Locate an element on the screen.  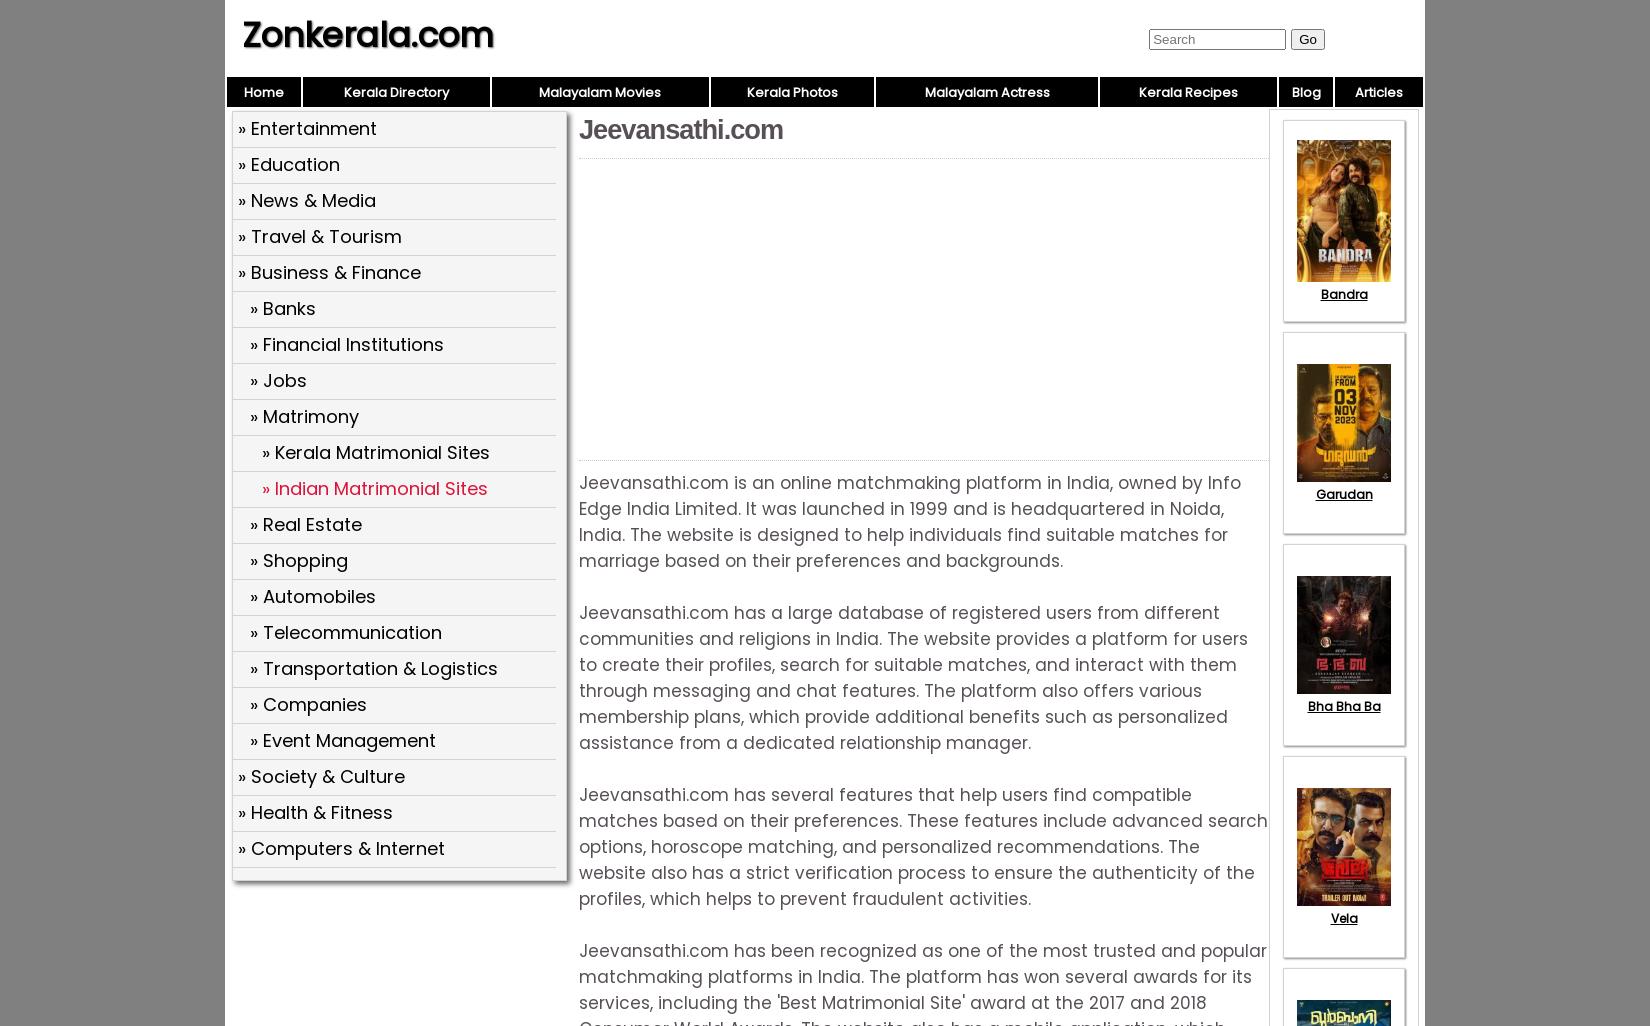
'Home' is located at coordinates (263, 91).